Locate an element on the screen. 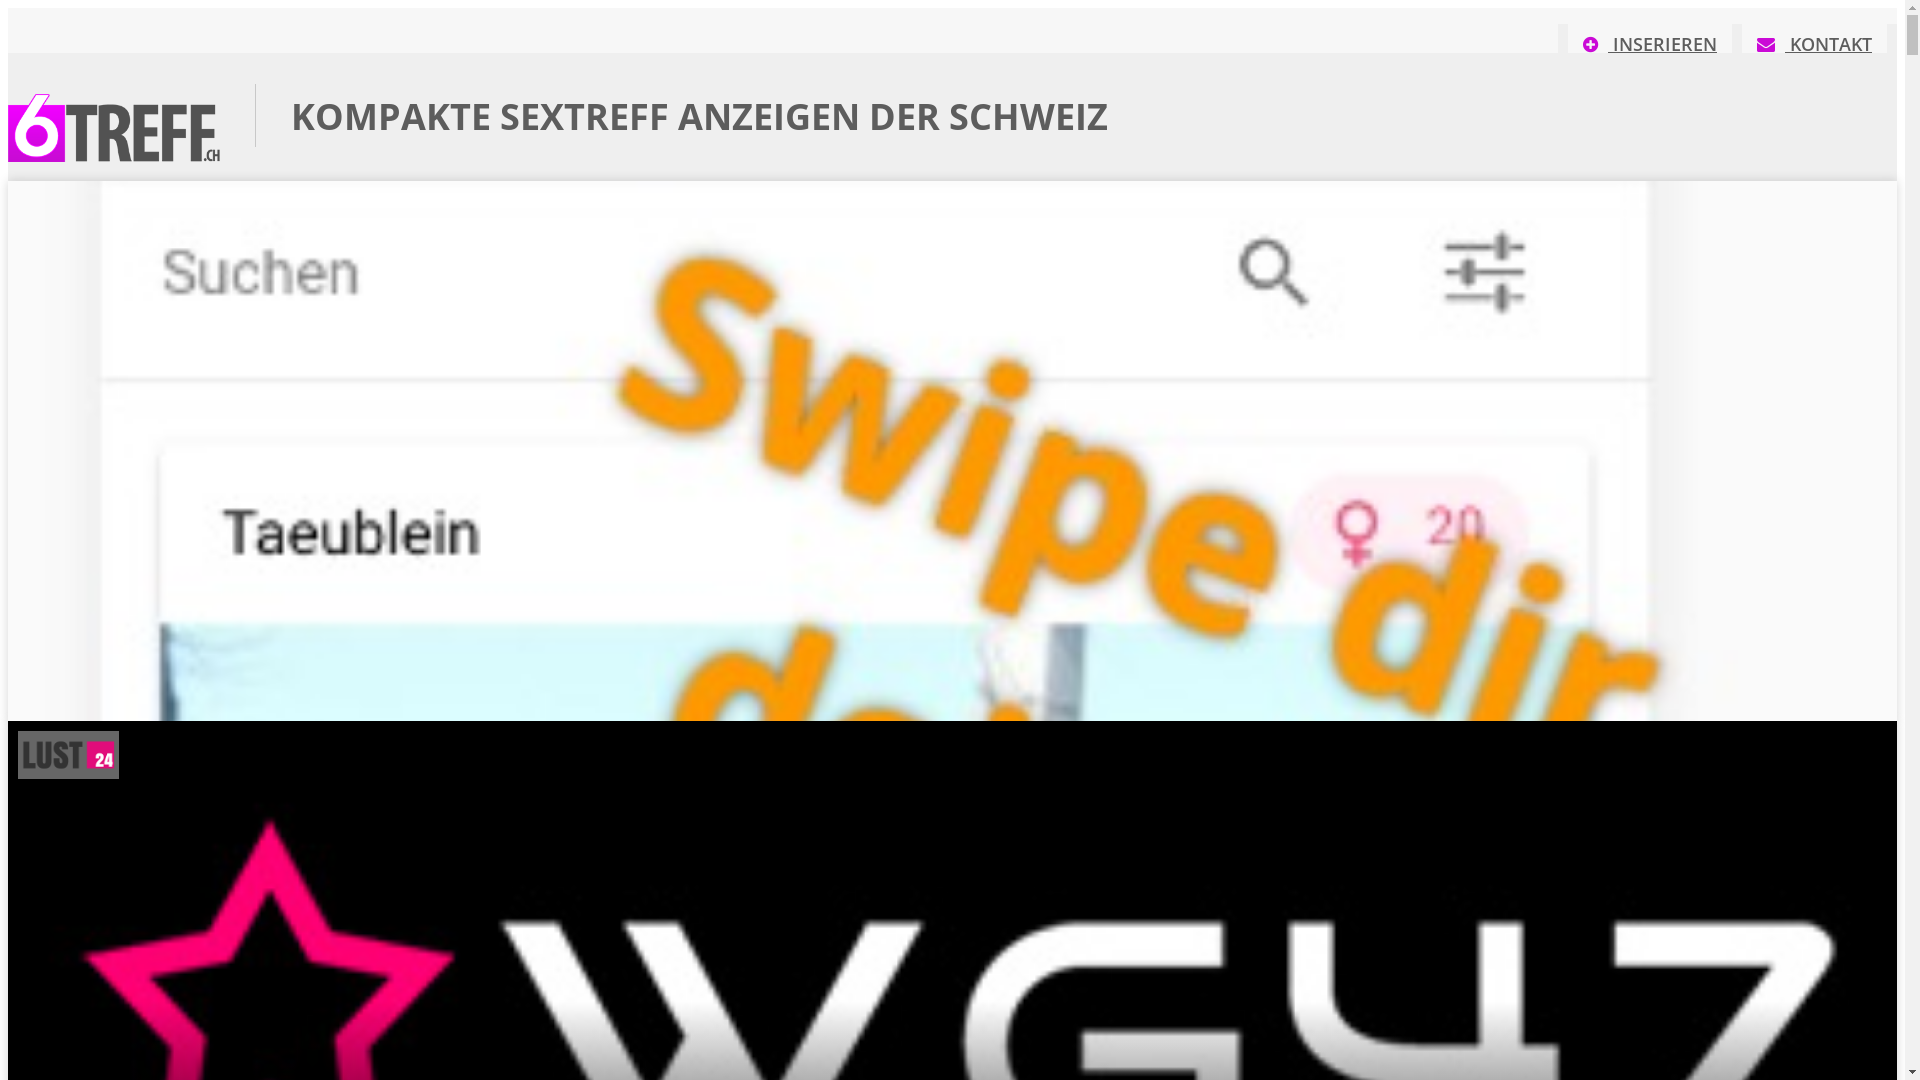  'KONTAKT' is located at coordinates (1814, 49).